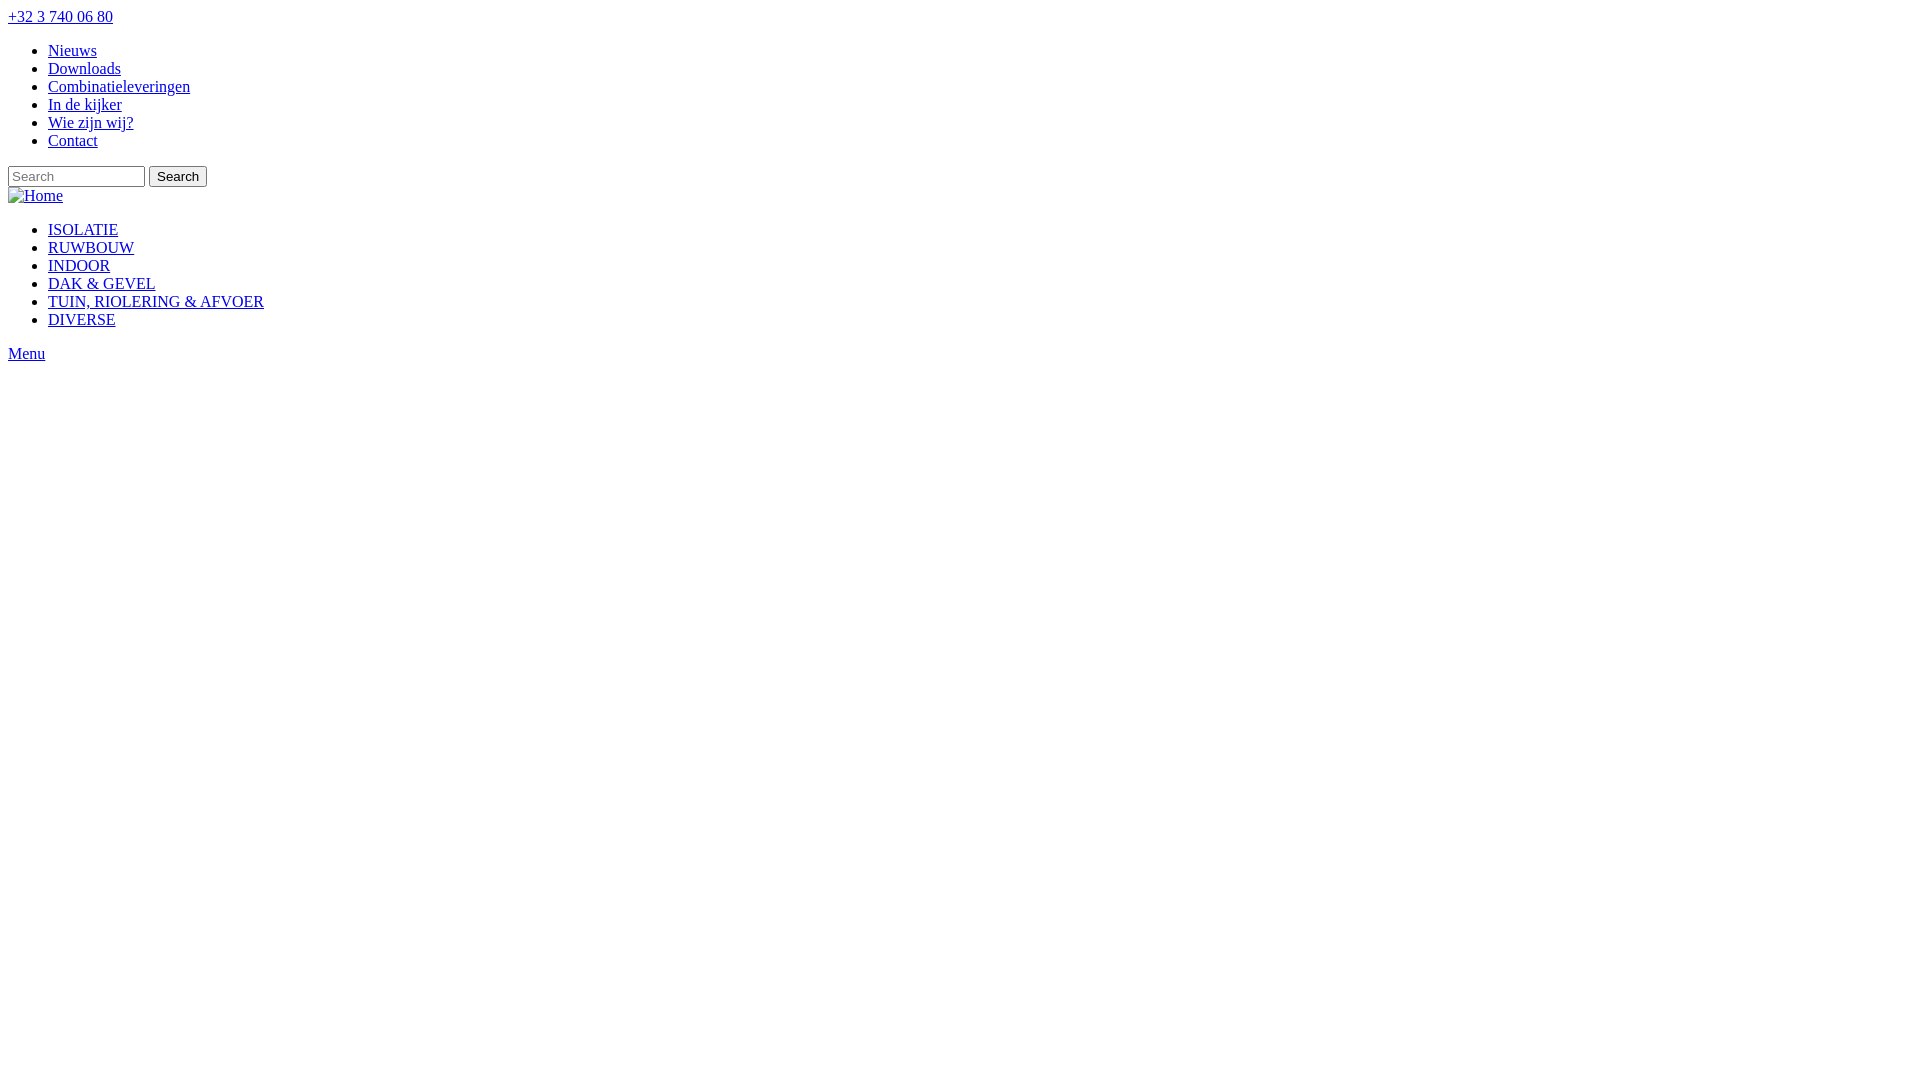  What do you see at coordinates (155, 301) in the screenshot?
I see `'TUIN, RIOLERING & AFVOER'` at bounding box center [155, 301].